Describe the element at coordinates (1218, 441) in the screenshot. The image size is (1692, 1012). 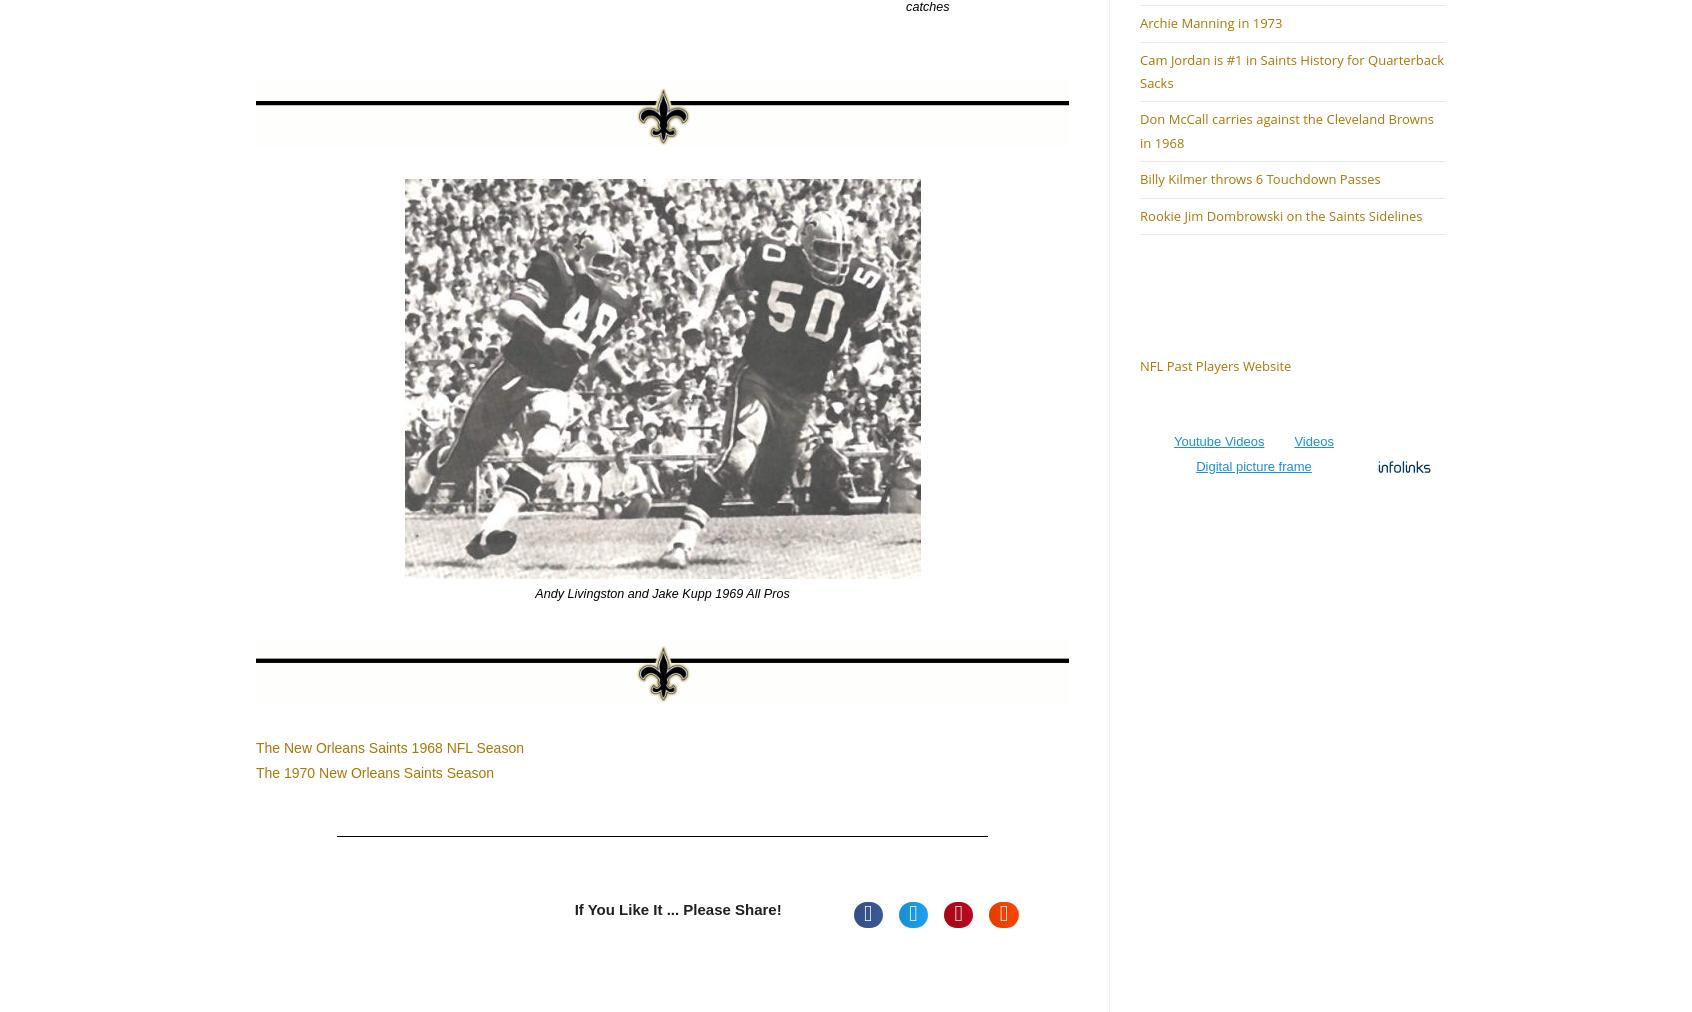
I see `'Youtube Videos'` at that location.